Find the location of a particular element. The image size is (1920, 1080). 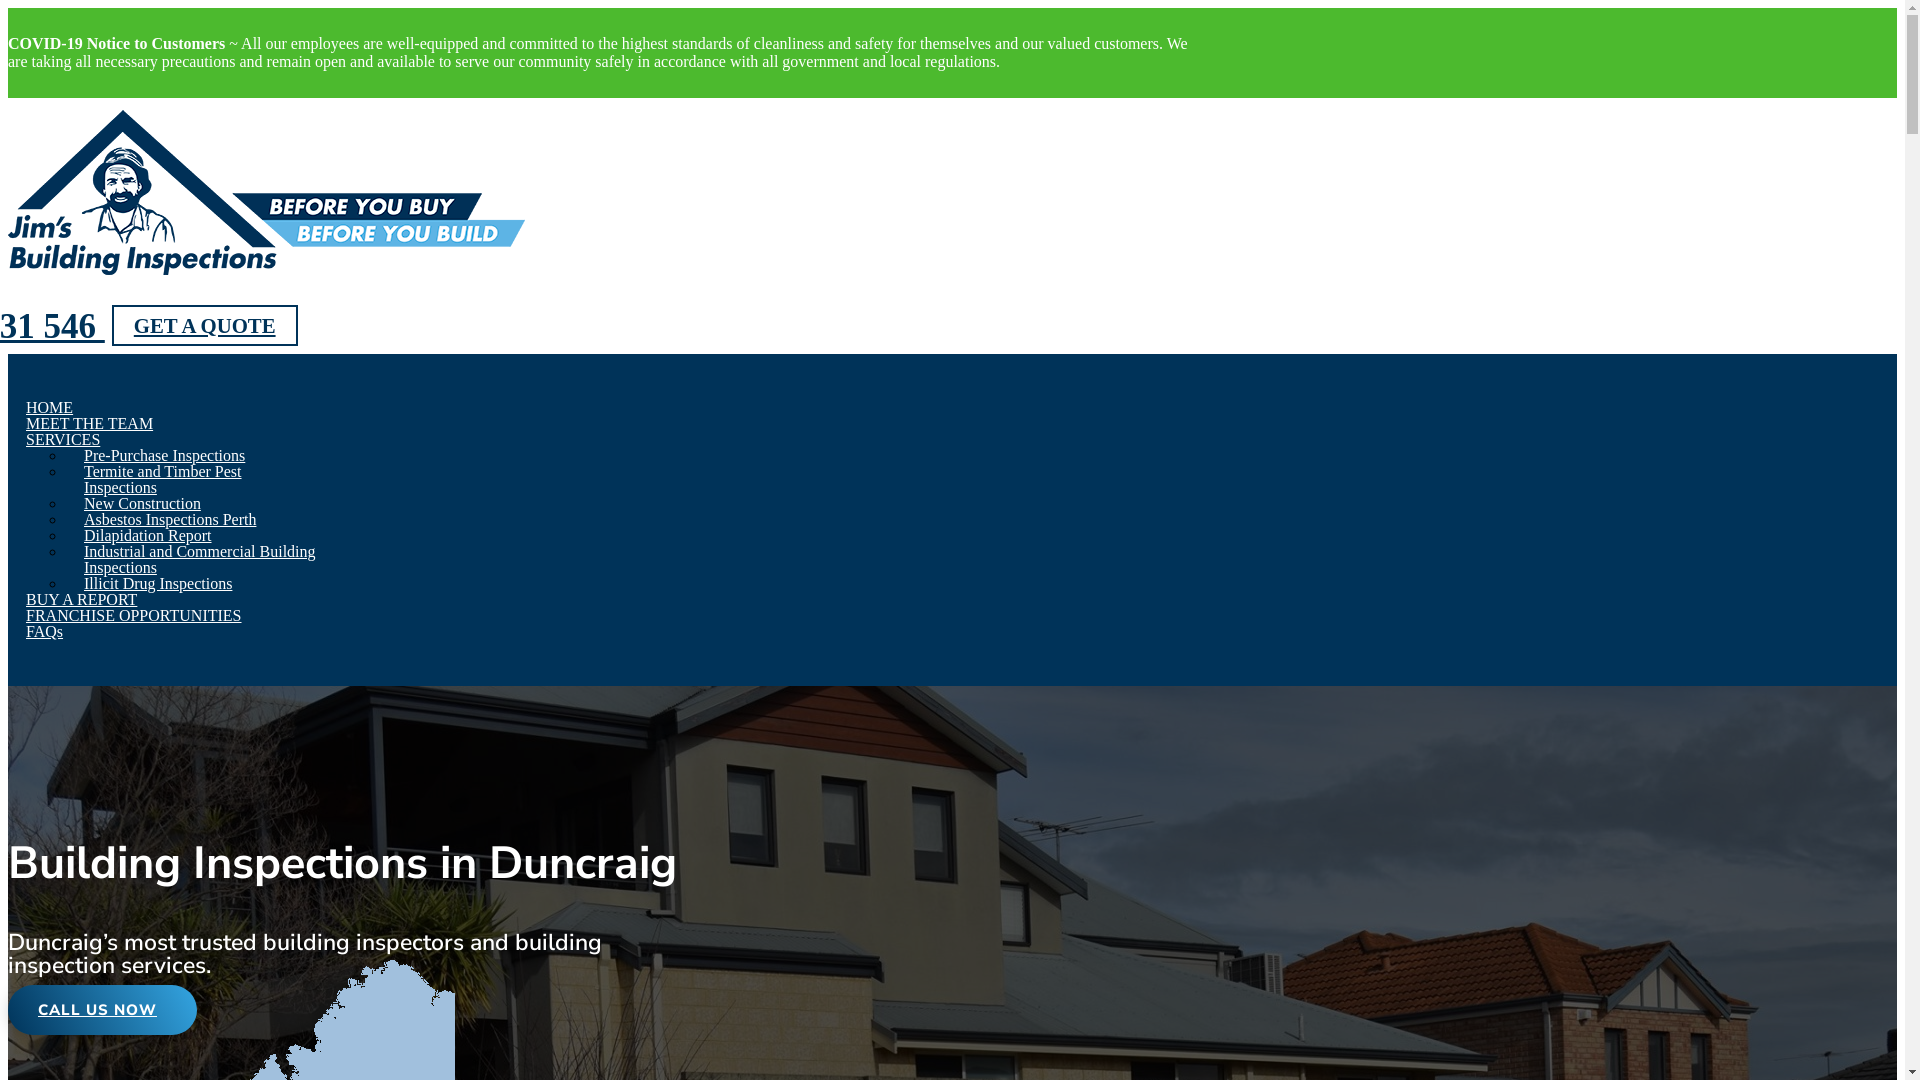

'Illicit Drug Inspections' is located at coordinates (157, 583).